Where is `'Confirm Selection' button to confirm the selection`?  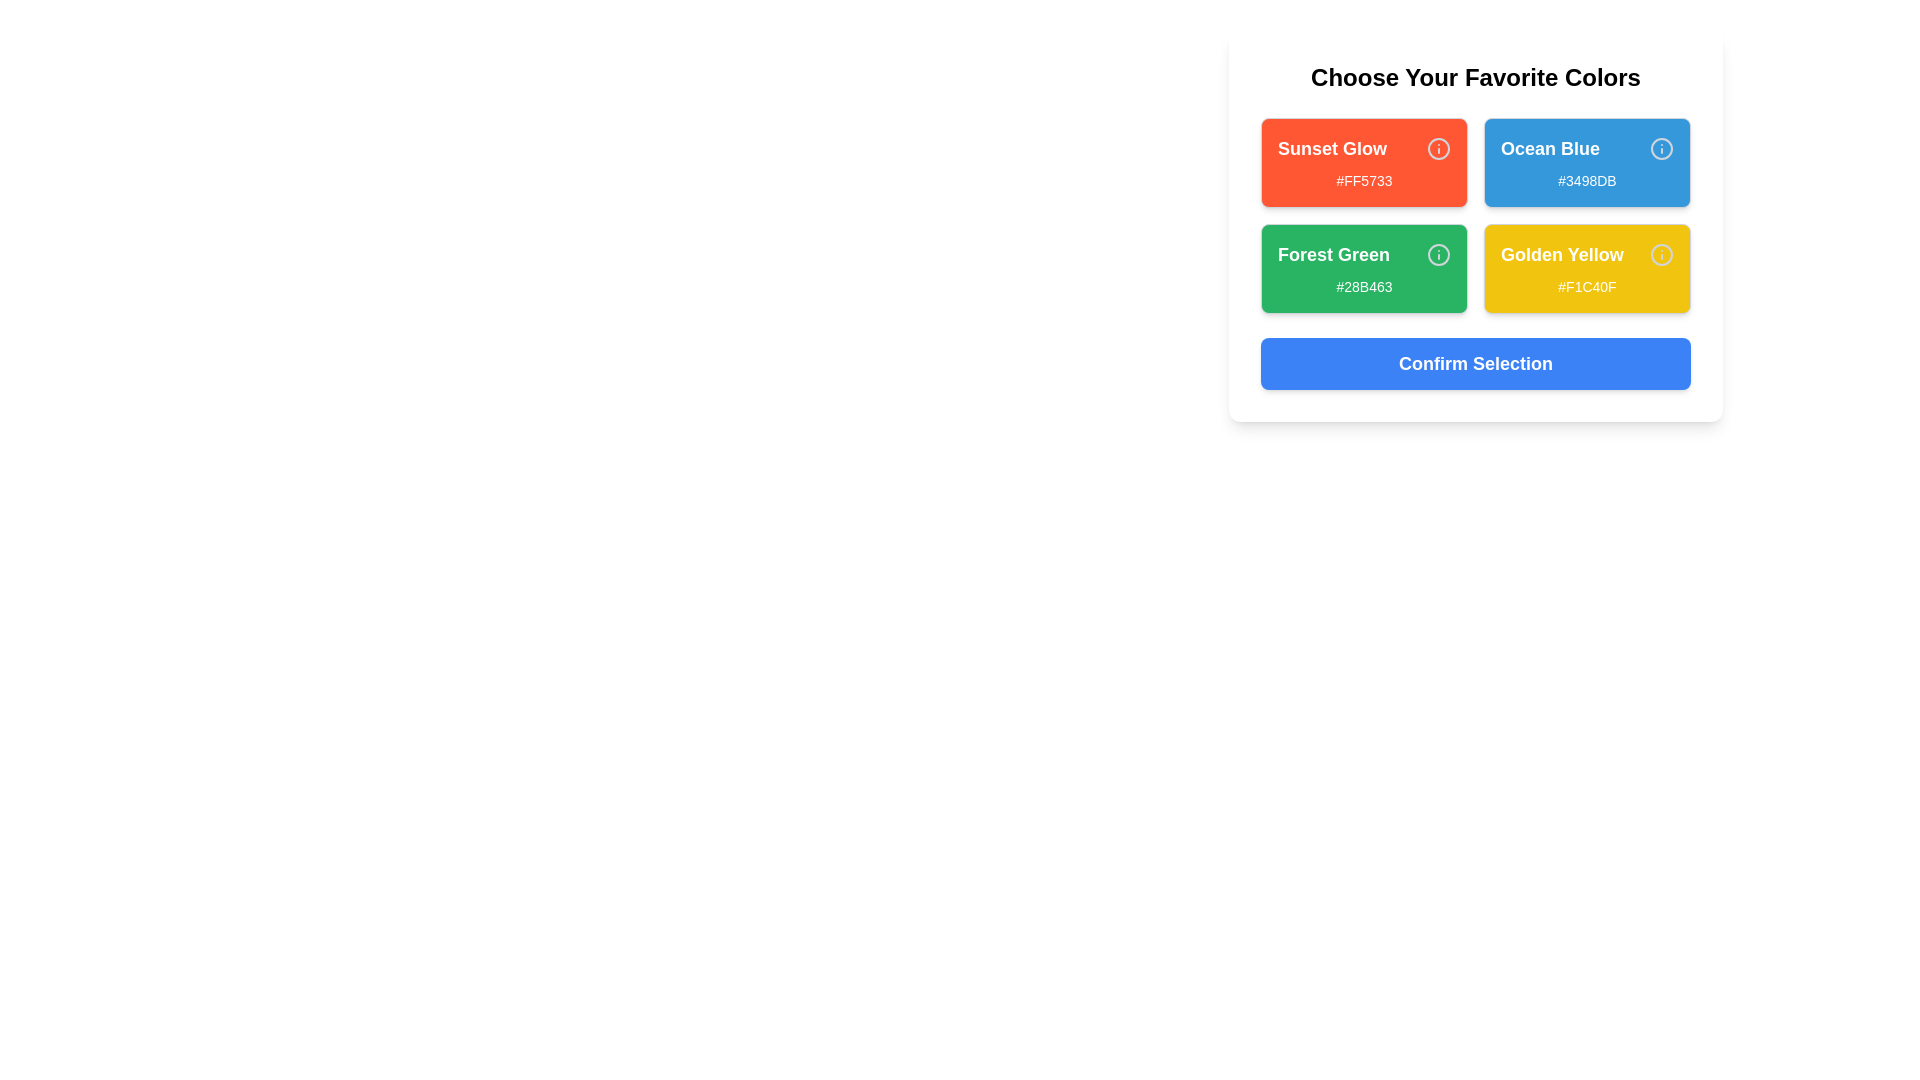 'Confirm Selection' button to confirm the selection is located at coordinates (1476, 363).